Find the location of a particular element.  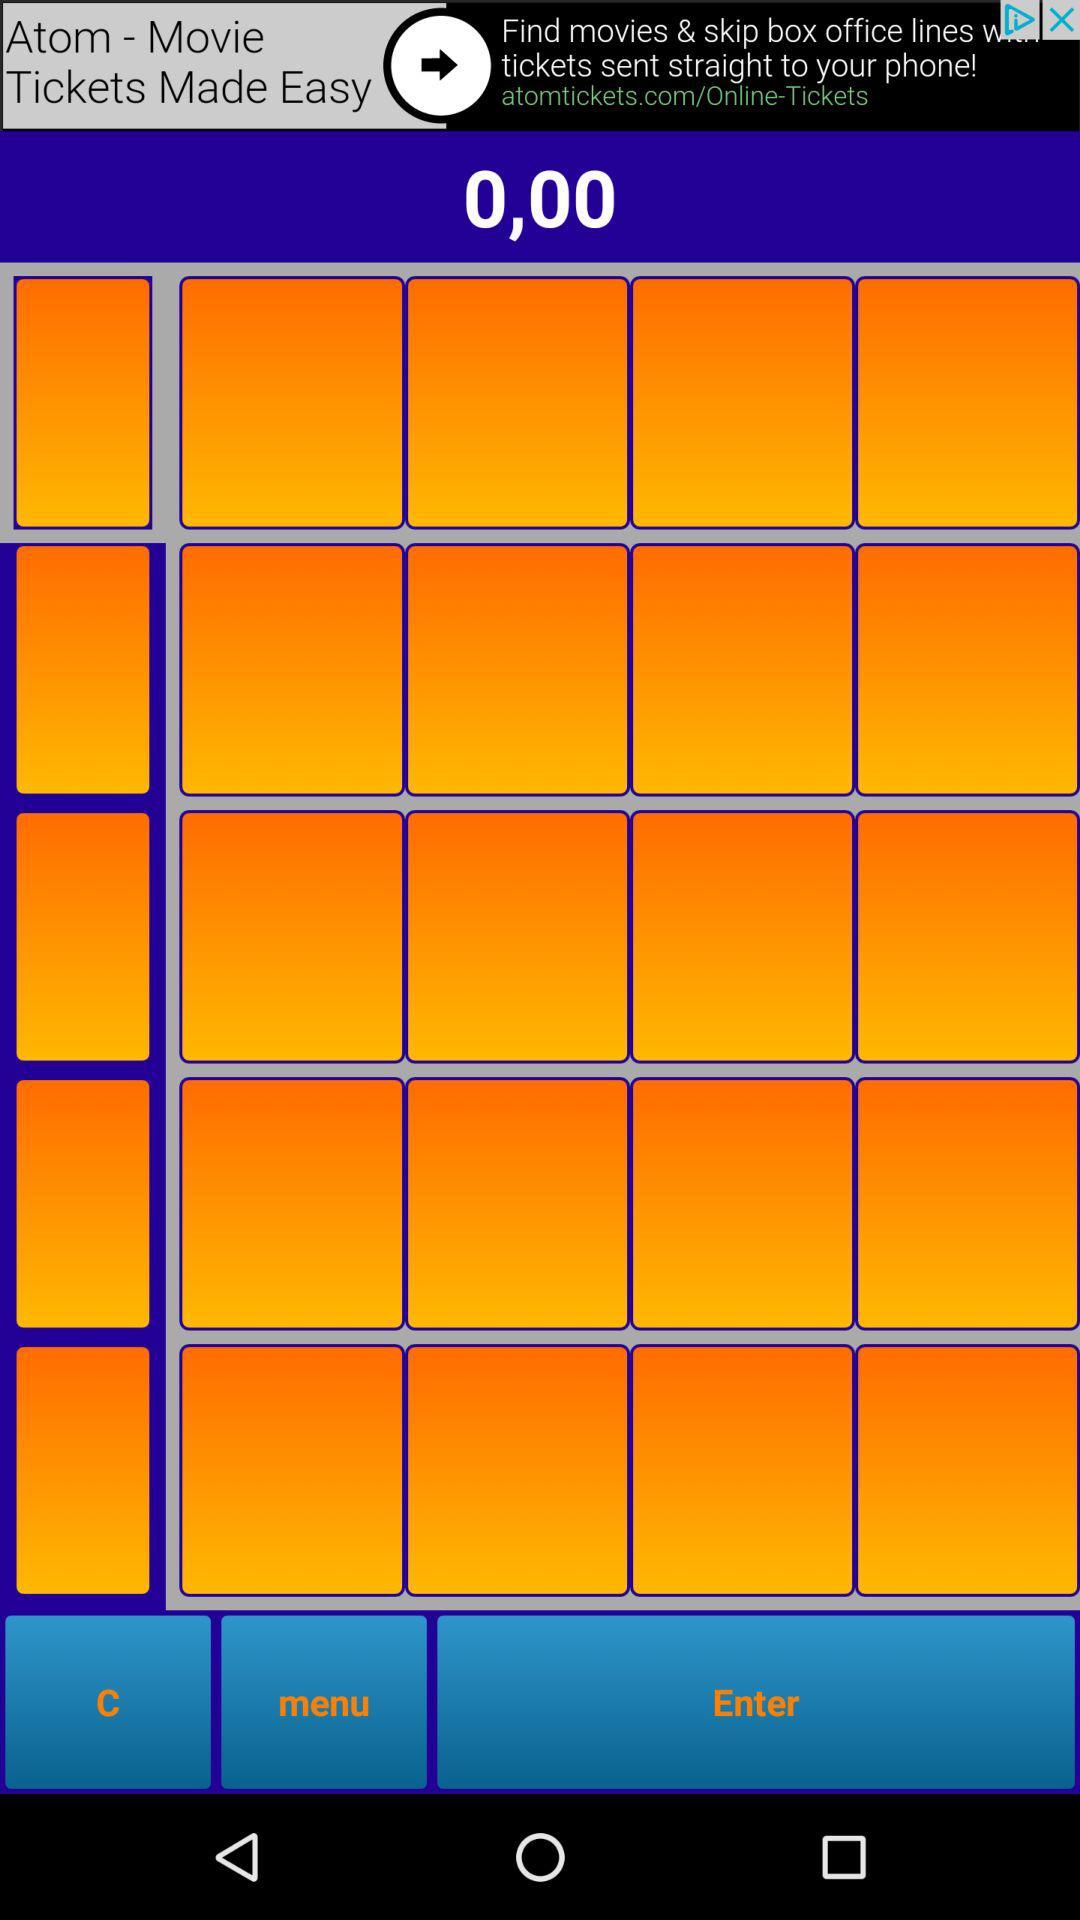

open advertisement is located at coordinates (540, 65).